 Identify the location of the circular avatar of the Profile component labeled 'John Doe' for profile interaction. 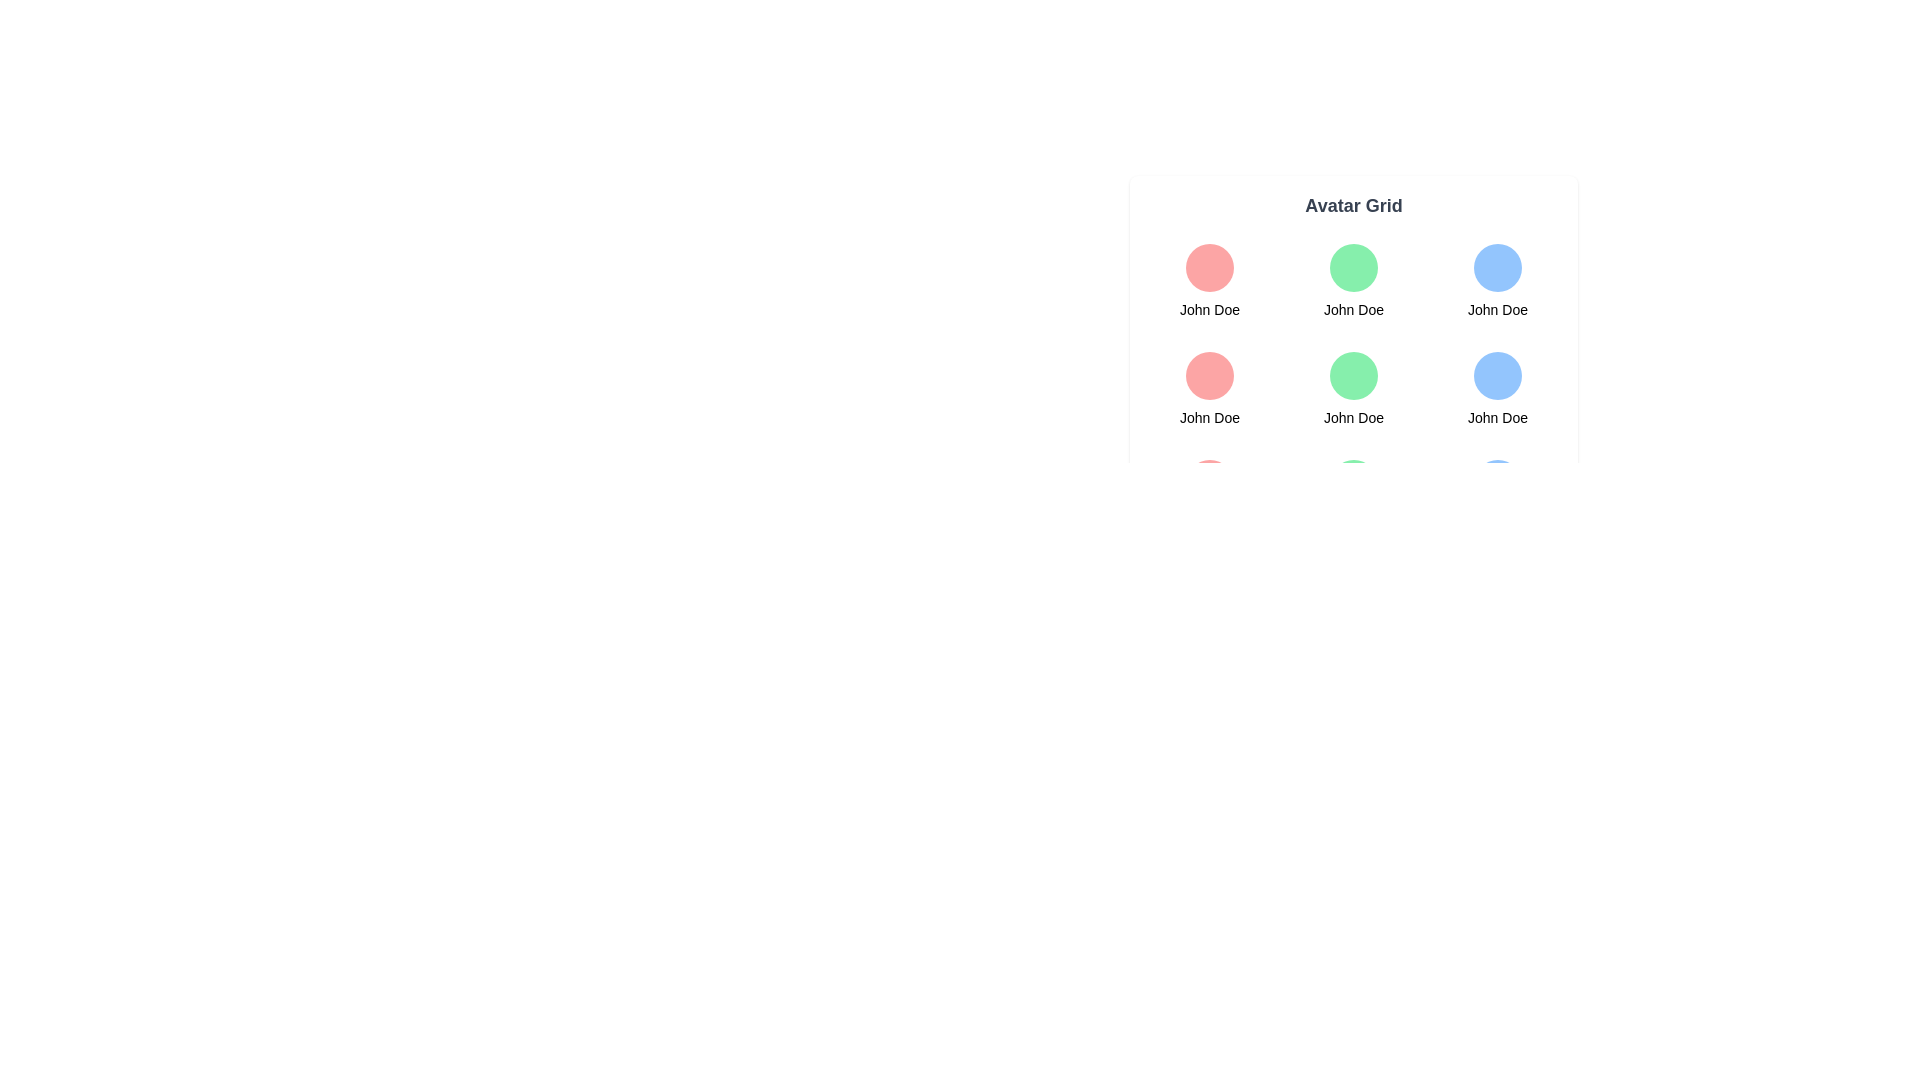
(1353, 389).